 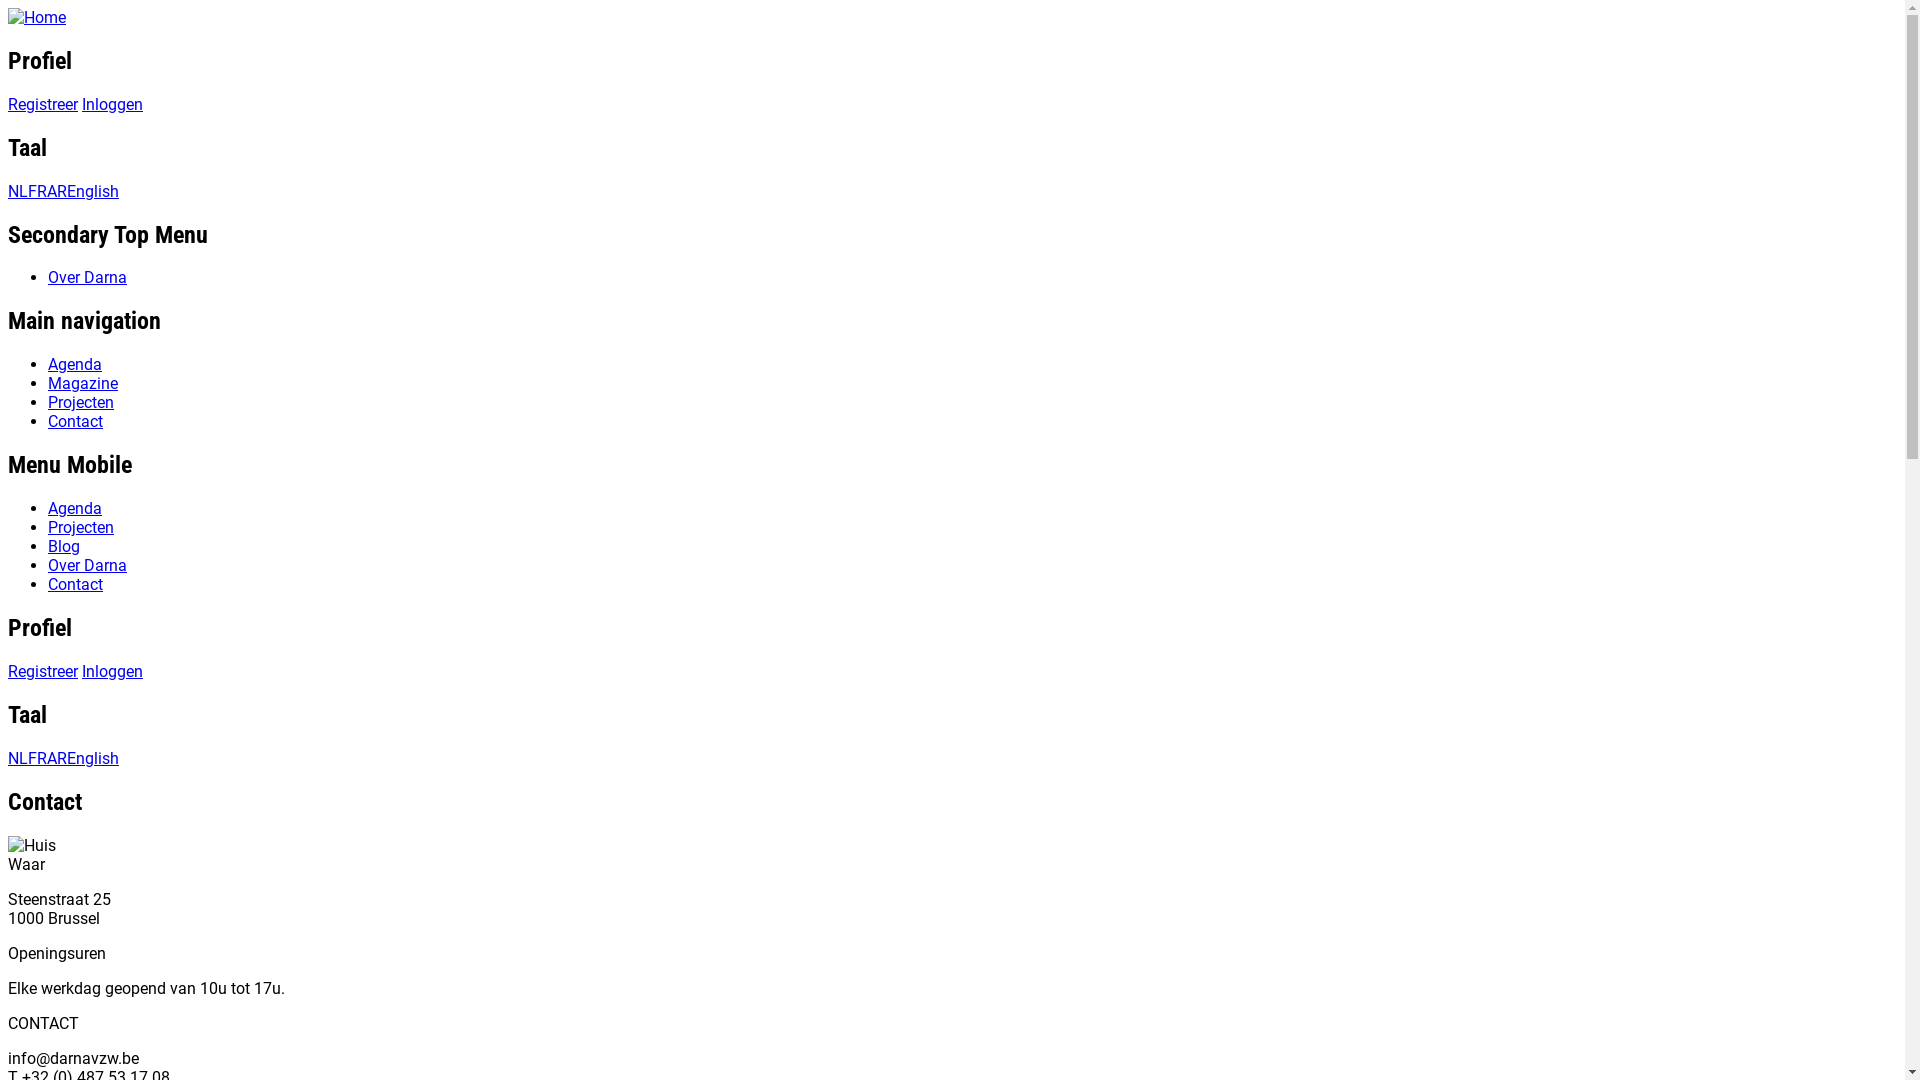 I want to click on 'FR', so click(x=37, y=191).